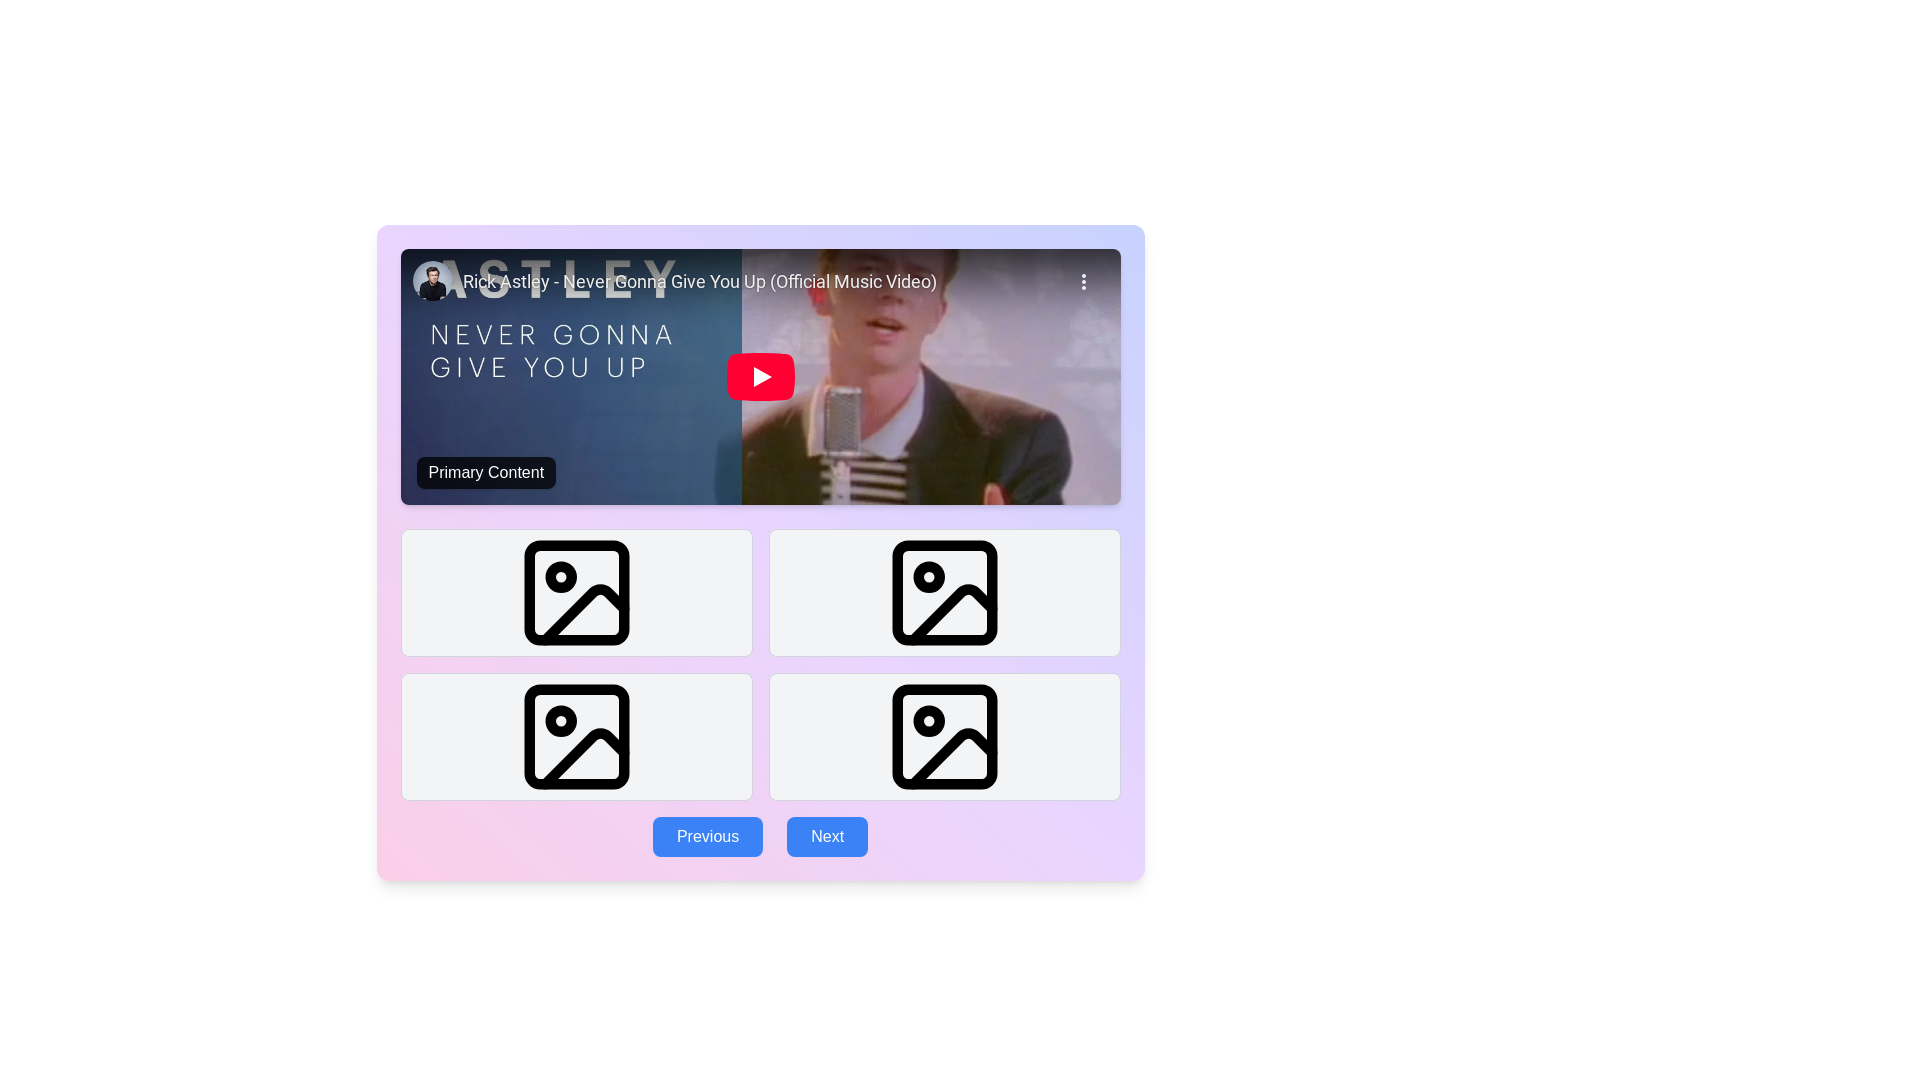 The image size is (1920, 1080). What do you see at coordinates (943, 736) in the screenshot?
I see `the SVG icon with a thin black outline and a circular highlight located in the bottom-right corner of the grid layout` at bounding box center [943, 736].